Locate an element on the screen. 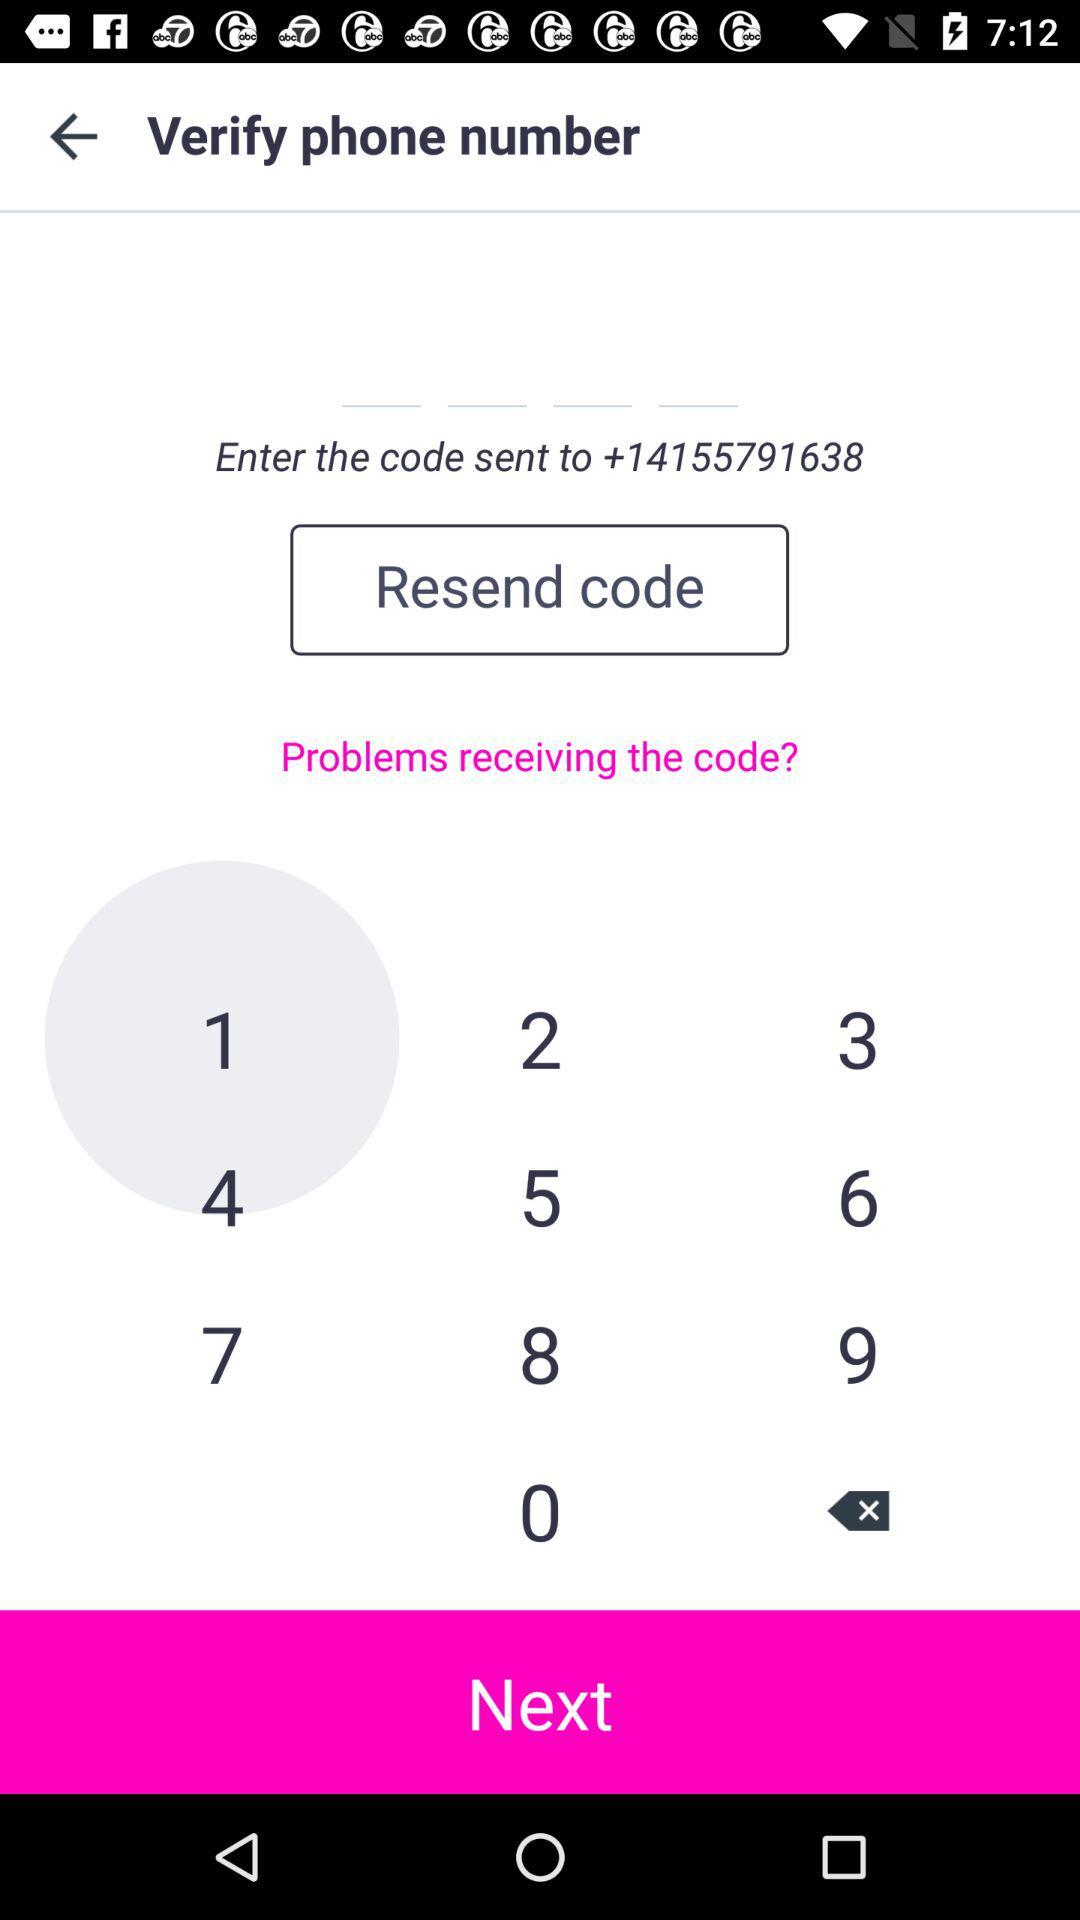  the button 6 on the web page is located at coordinates (856, 1195).